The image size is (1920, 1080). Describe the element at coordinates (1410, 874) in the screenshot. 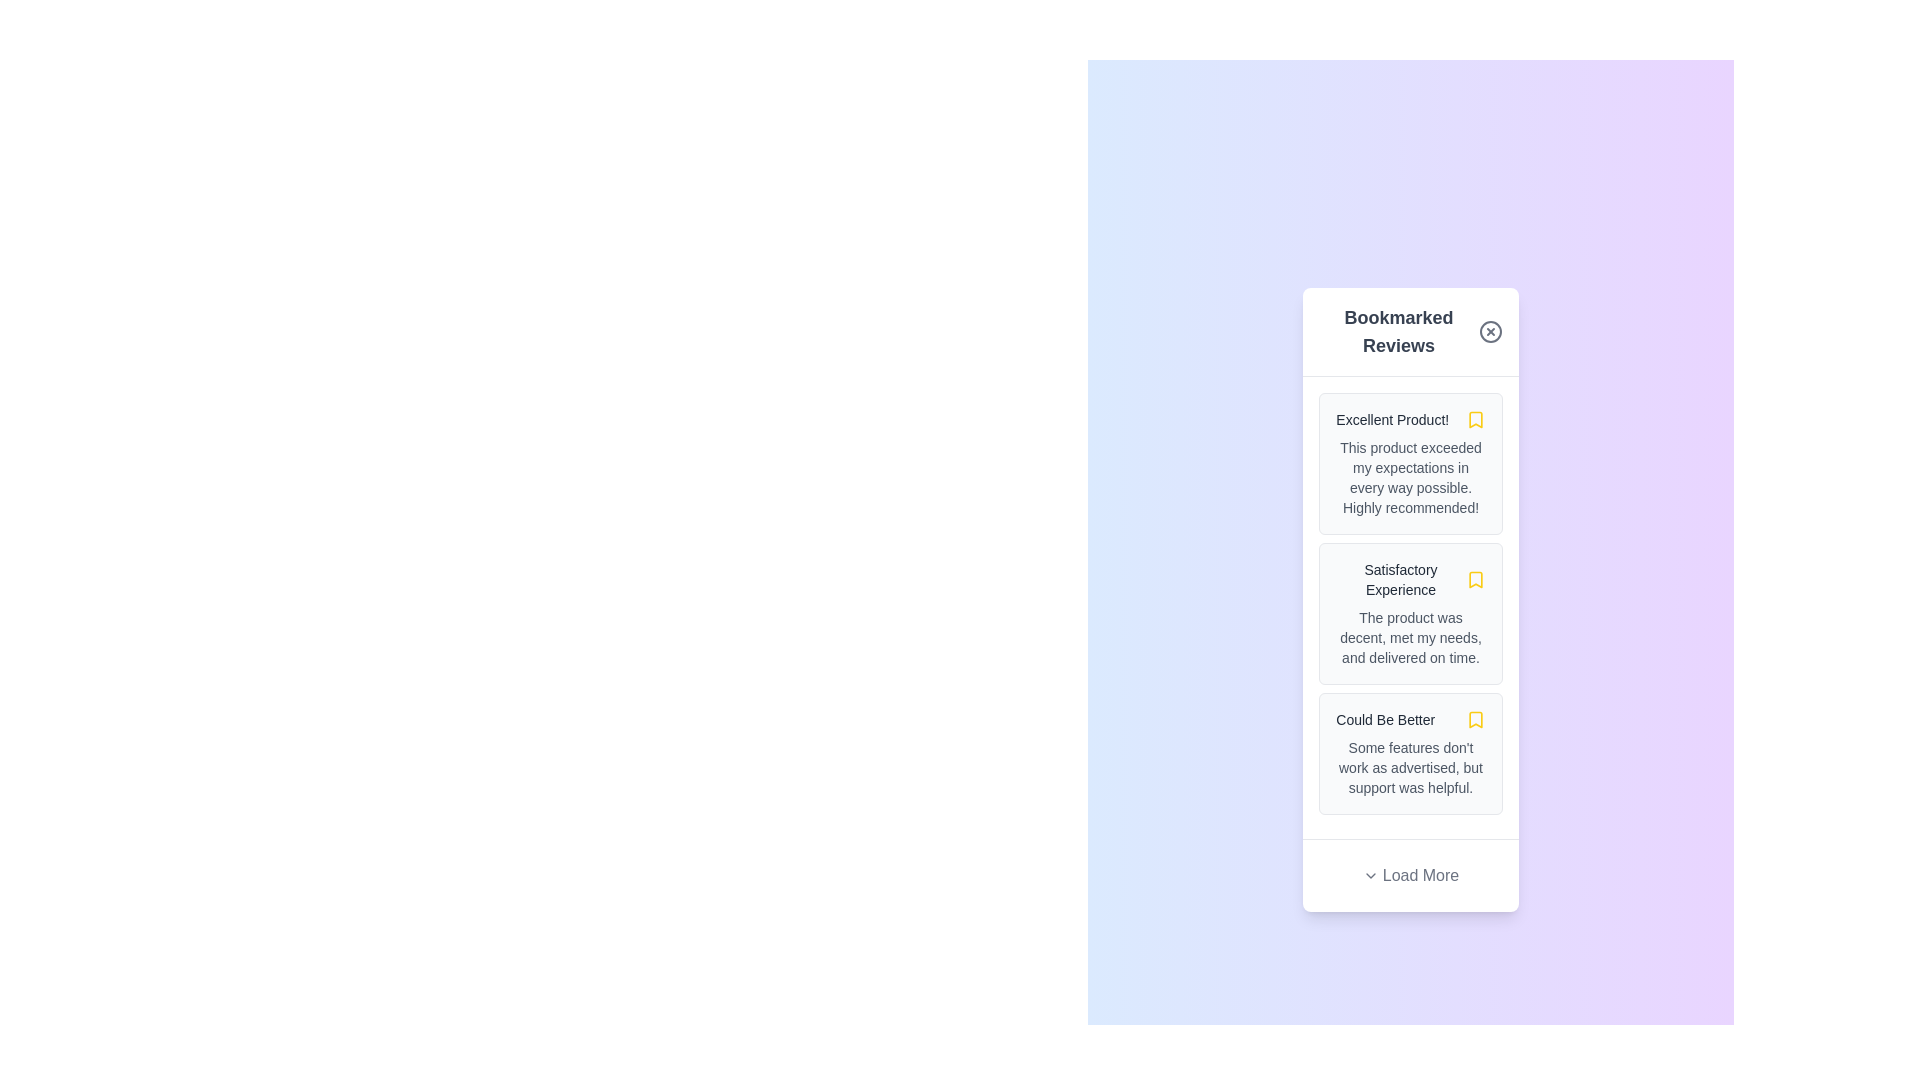

I see `the 'Load More' button to fetch additional reviews` at that location.